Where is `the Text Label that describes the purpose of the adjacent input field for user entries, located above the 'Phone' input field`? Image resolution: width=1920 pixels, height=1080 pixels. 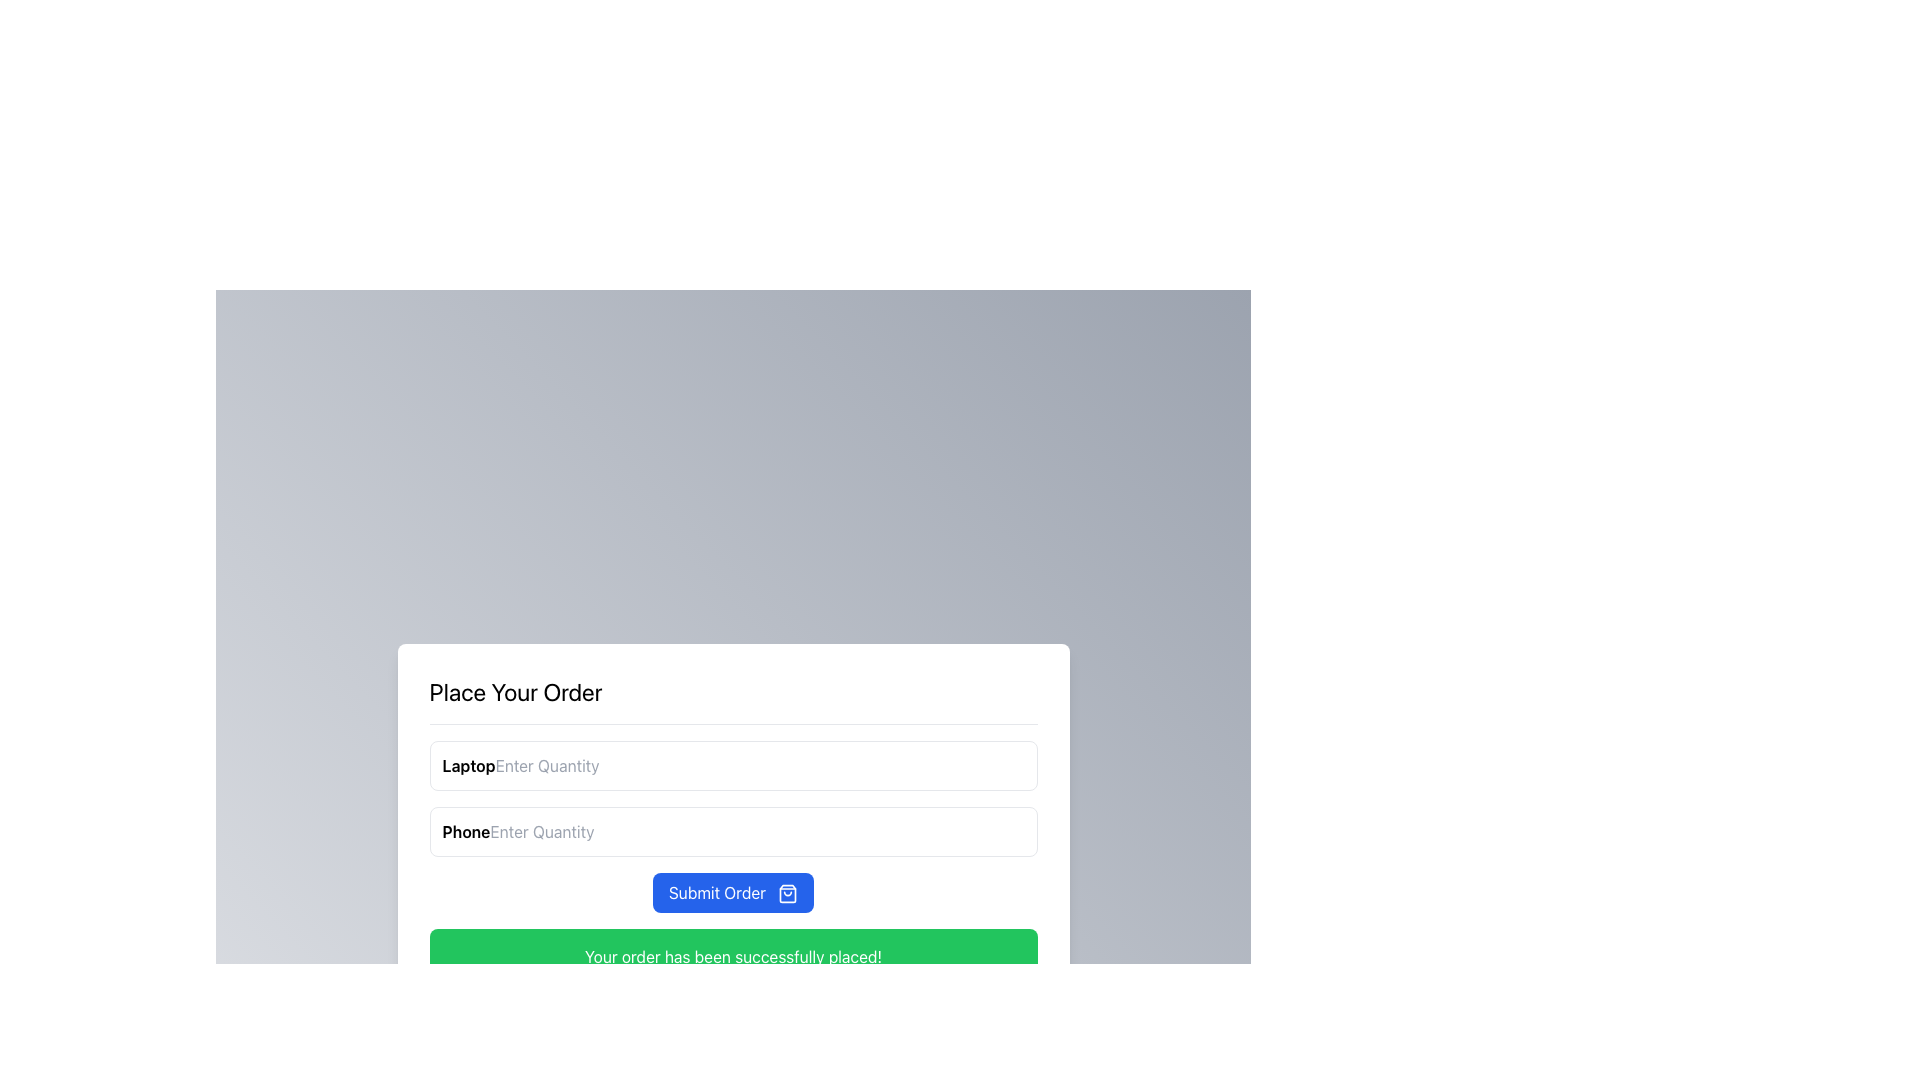 the Text Label that describes the purpose of the adjacent input field for user entries, located above the 'Phone' input field is located at coordinates (468, 765).